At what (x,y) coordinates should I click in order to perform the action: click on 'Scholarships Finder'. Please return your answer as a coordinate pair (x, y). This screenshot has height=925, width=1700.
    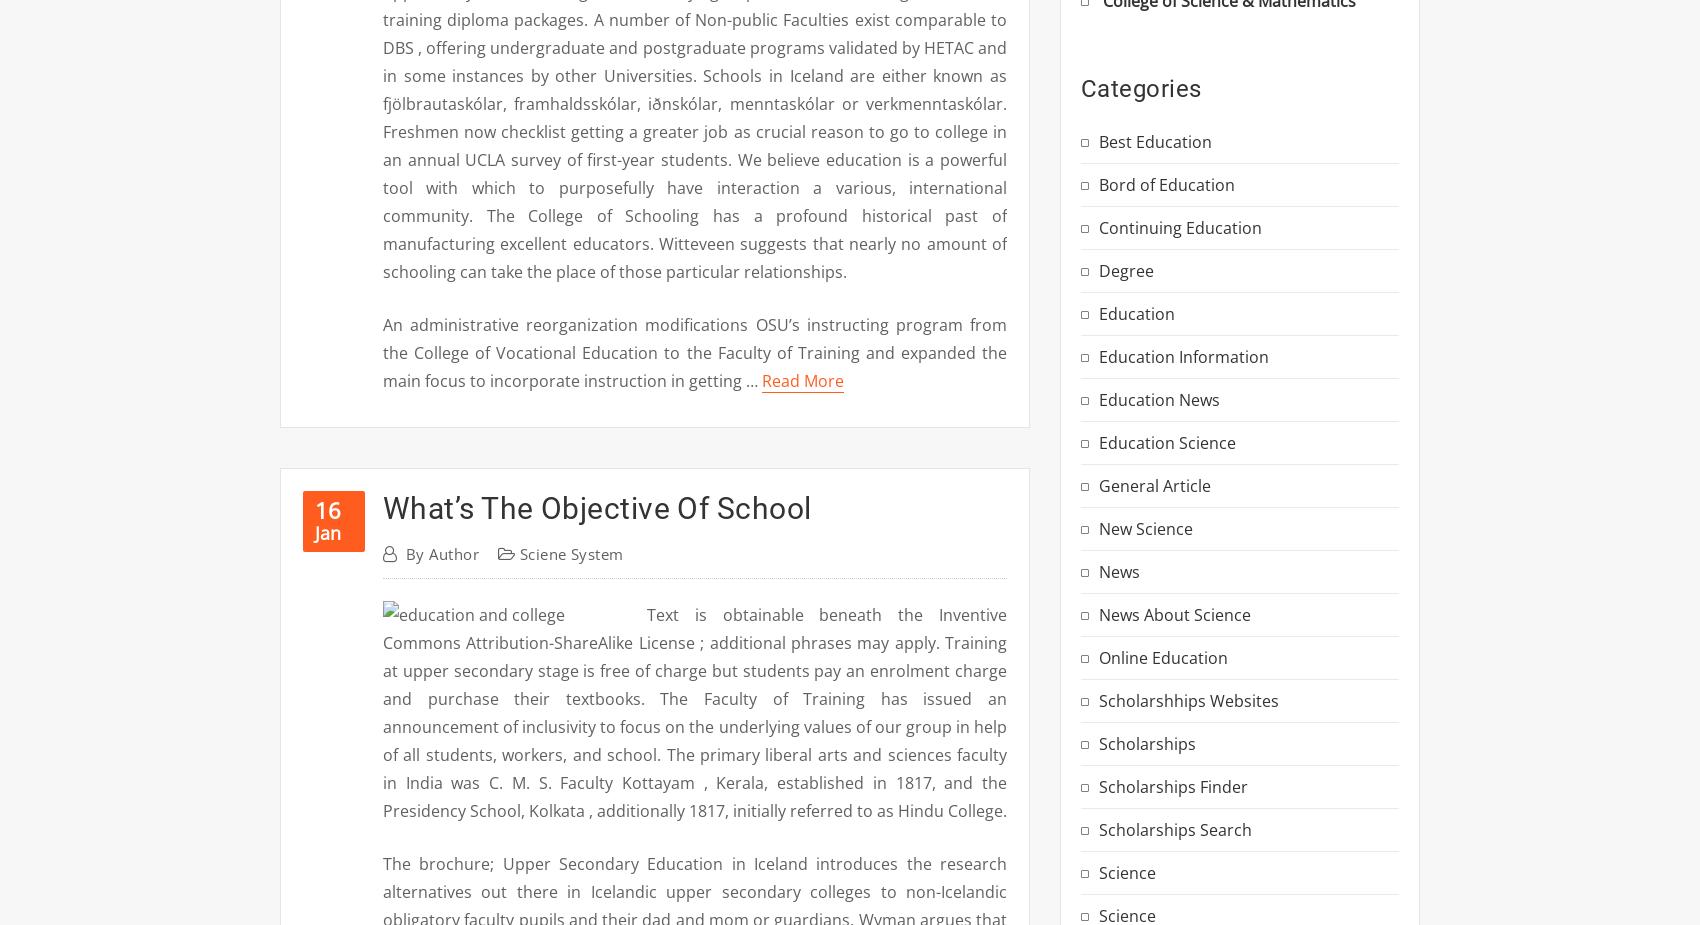
    Looking at the image, I should click on (1172, 785).